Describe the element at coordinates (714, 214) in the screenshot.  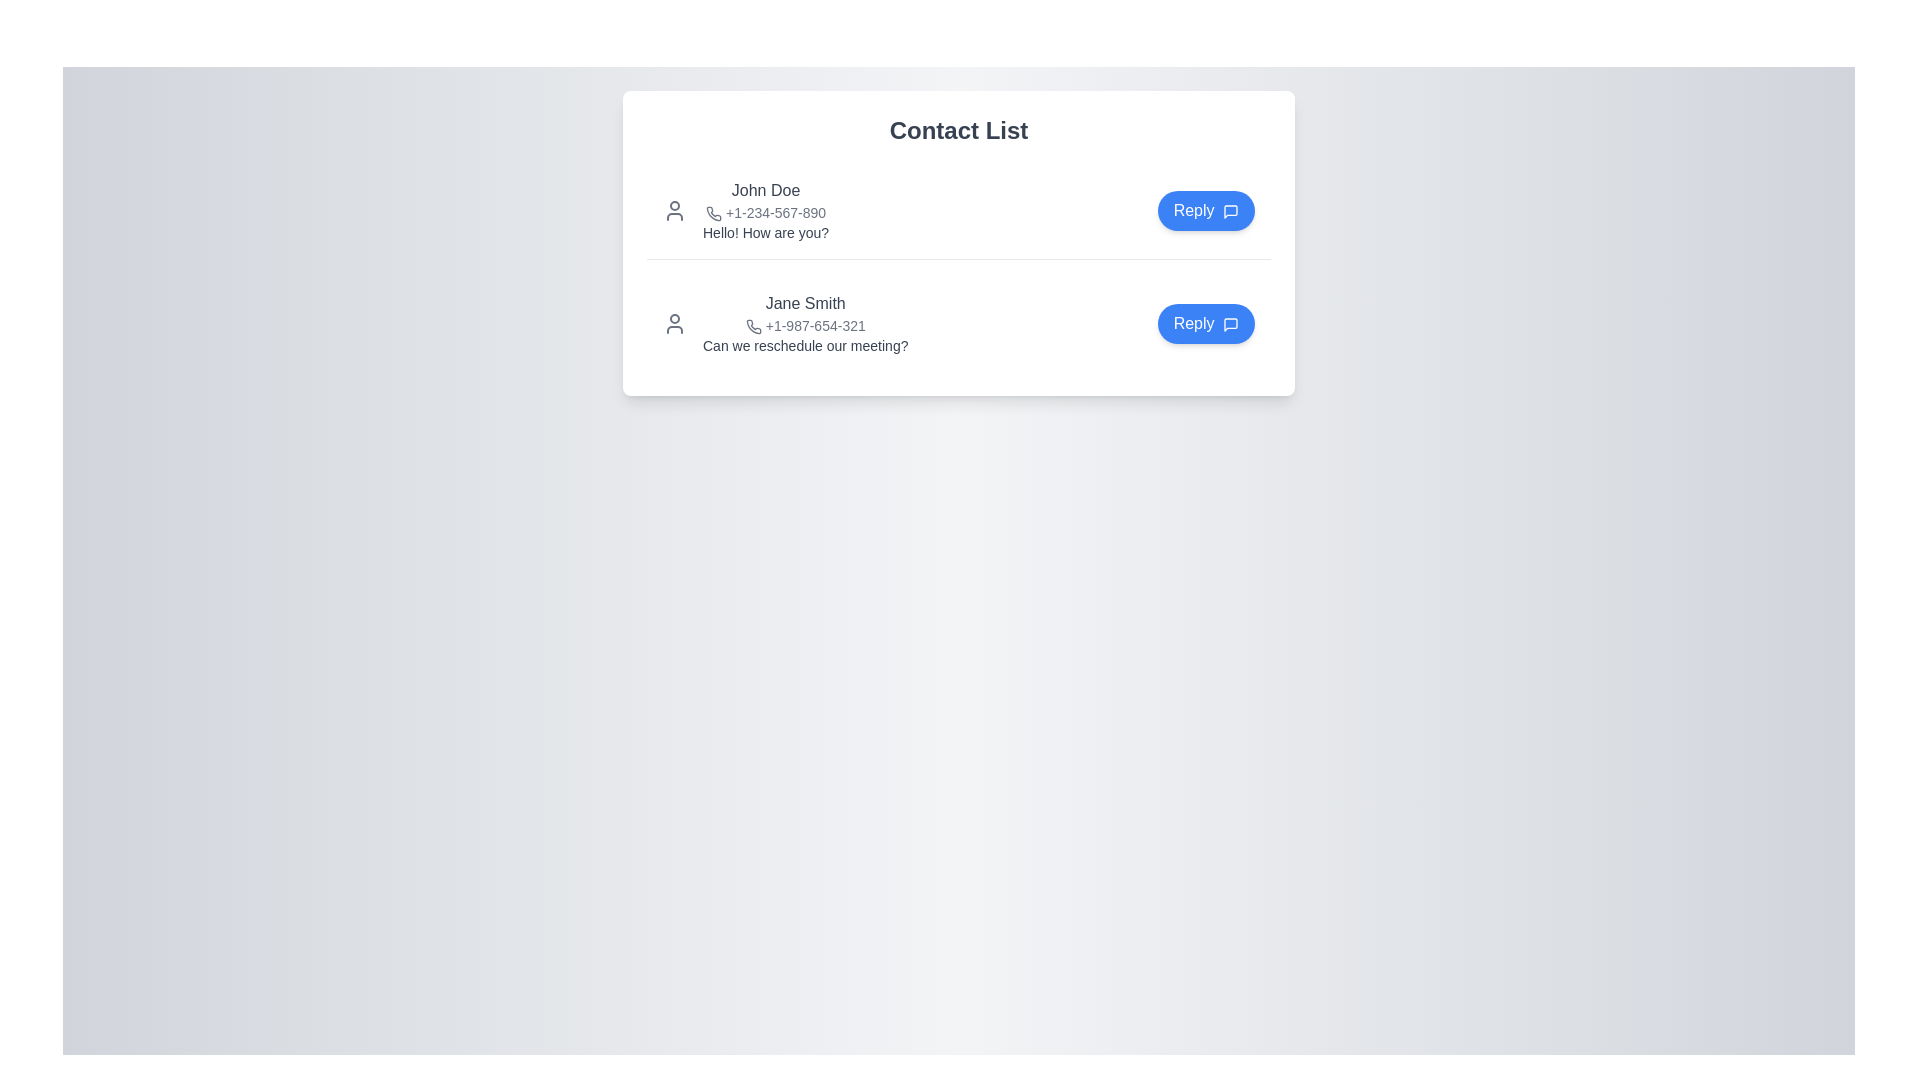
I see `the telephone icon located in the contact information section to the left of the phone number '+1-234-567-890' in the first contact card under 'Contact List'` at that location.